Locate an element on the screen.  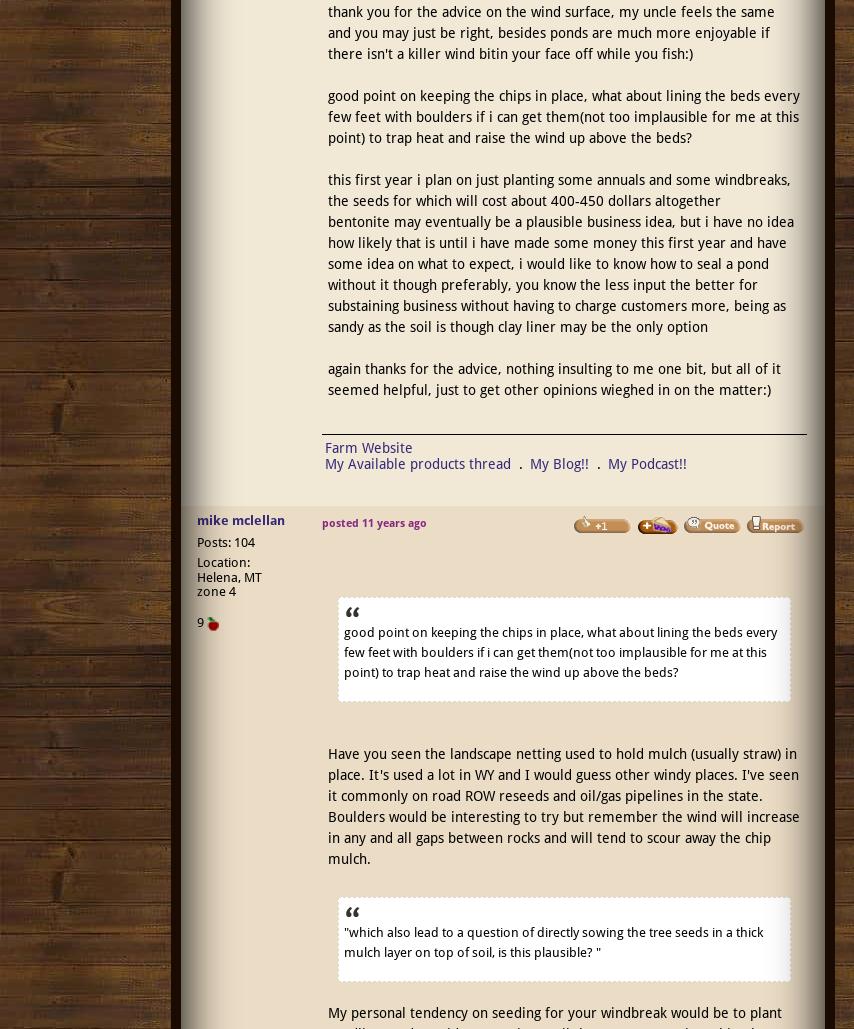
'My Podcast!!' is located at coordinates (607, 463).